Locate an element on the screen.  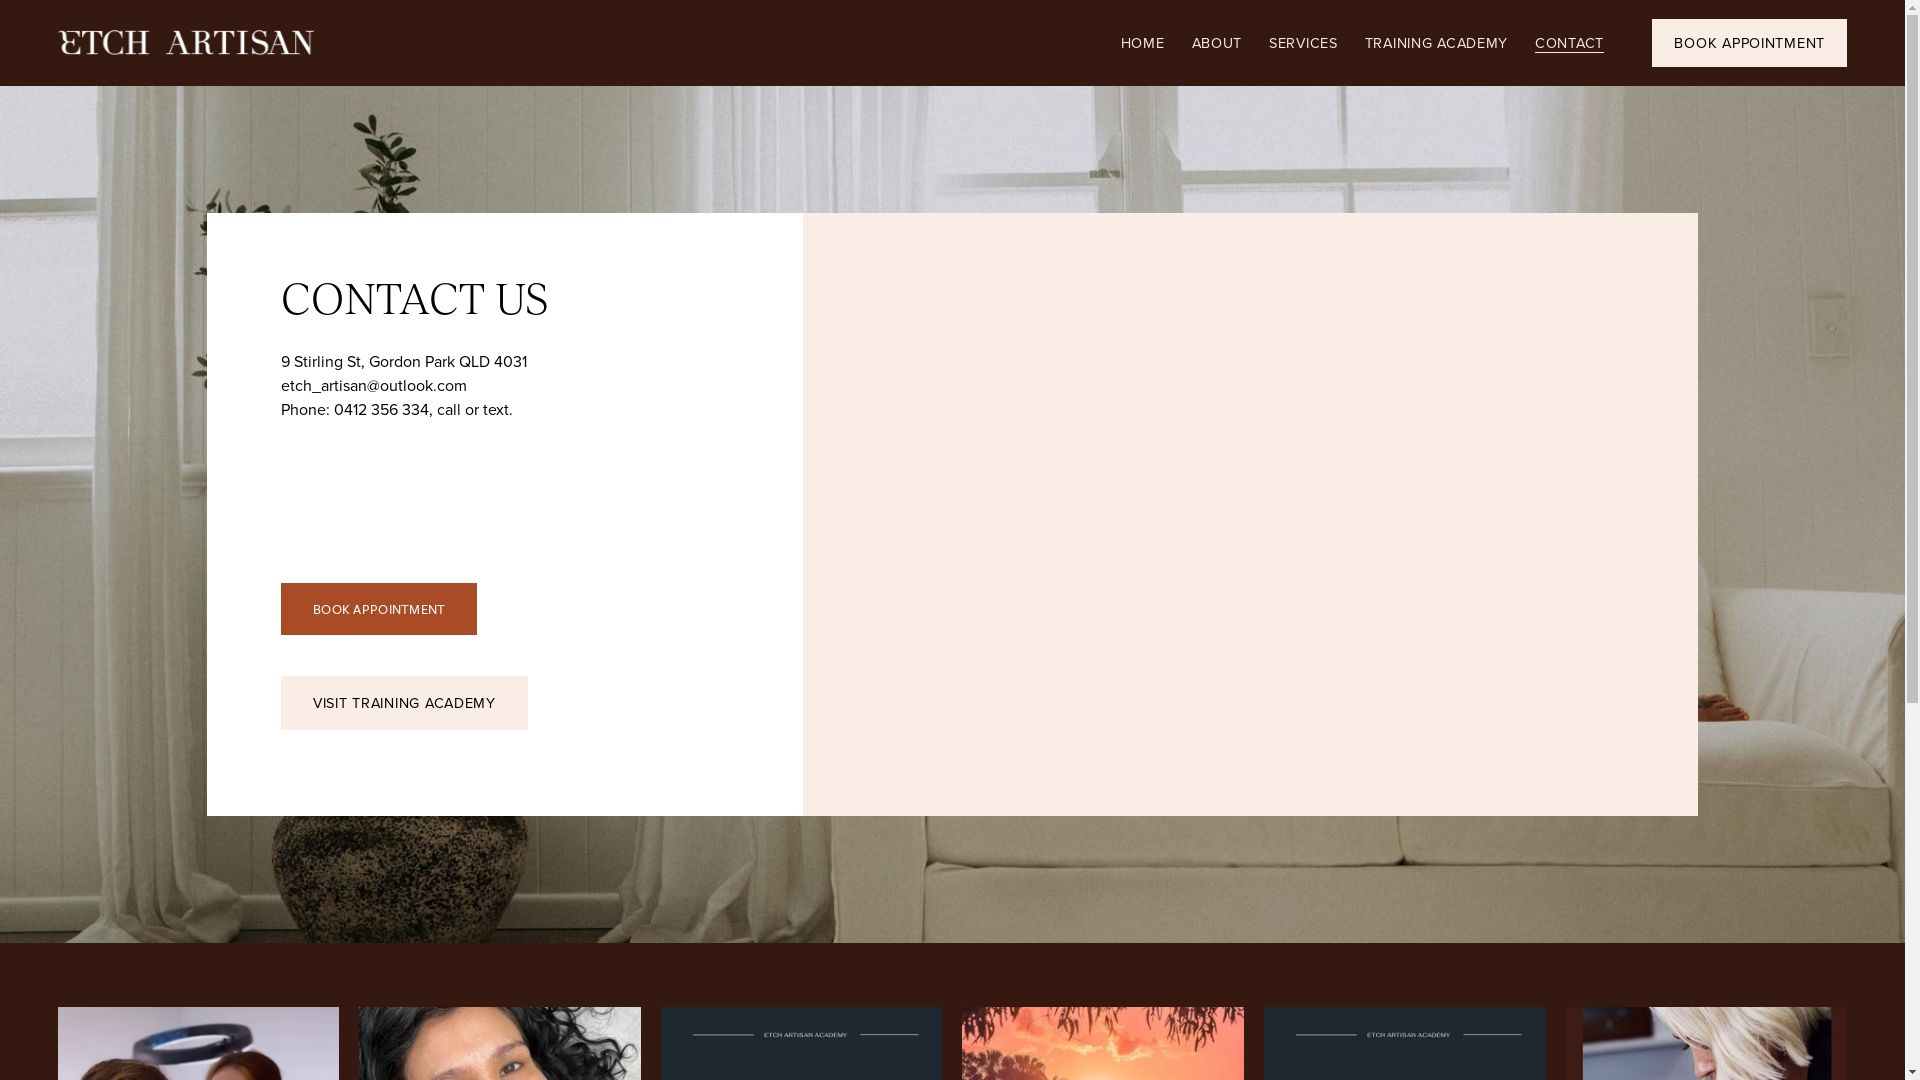
'SERVICES' is located at coordinates (1267, 42).